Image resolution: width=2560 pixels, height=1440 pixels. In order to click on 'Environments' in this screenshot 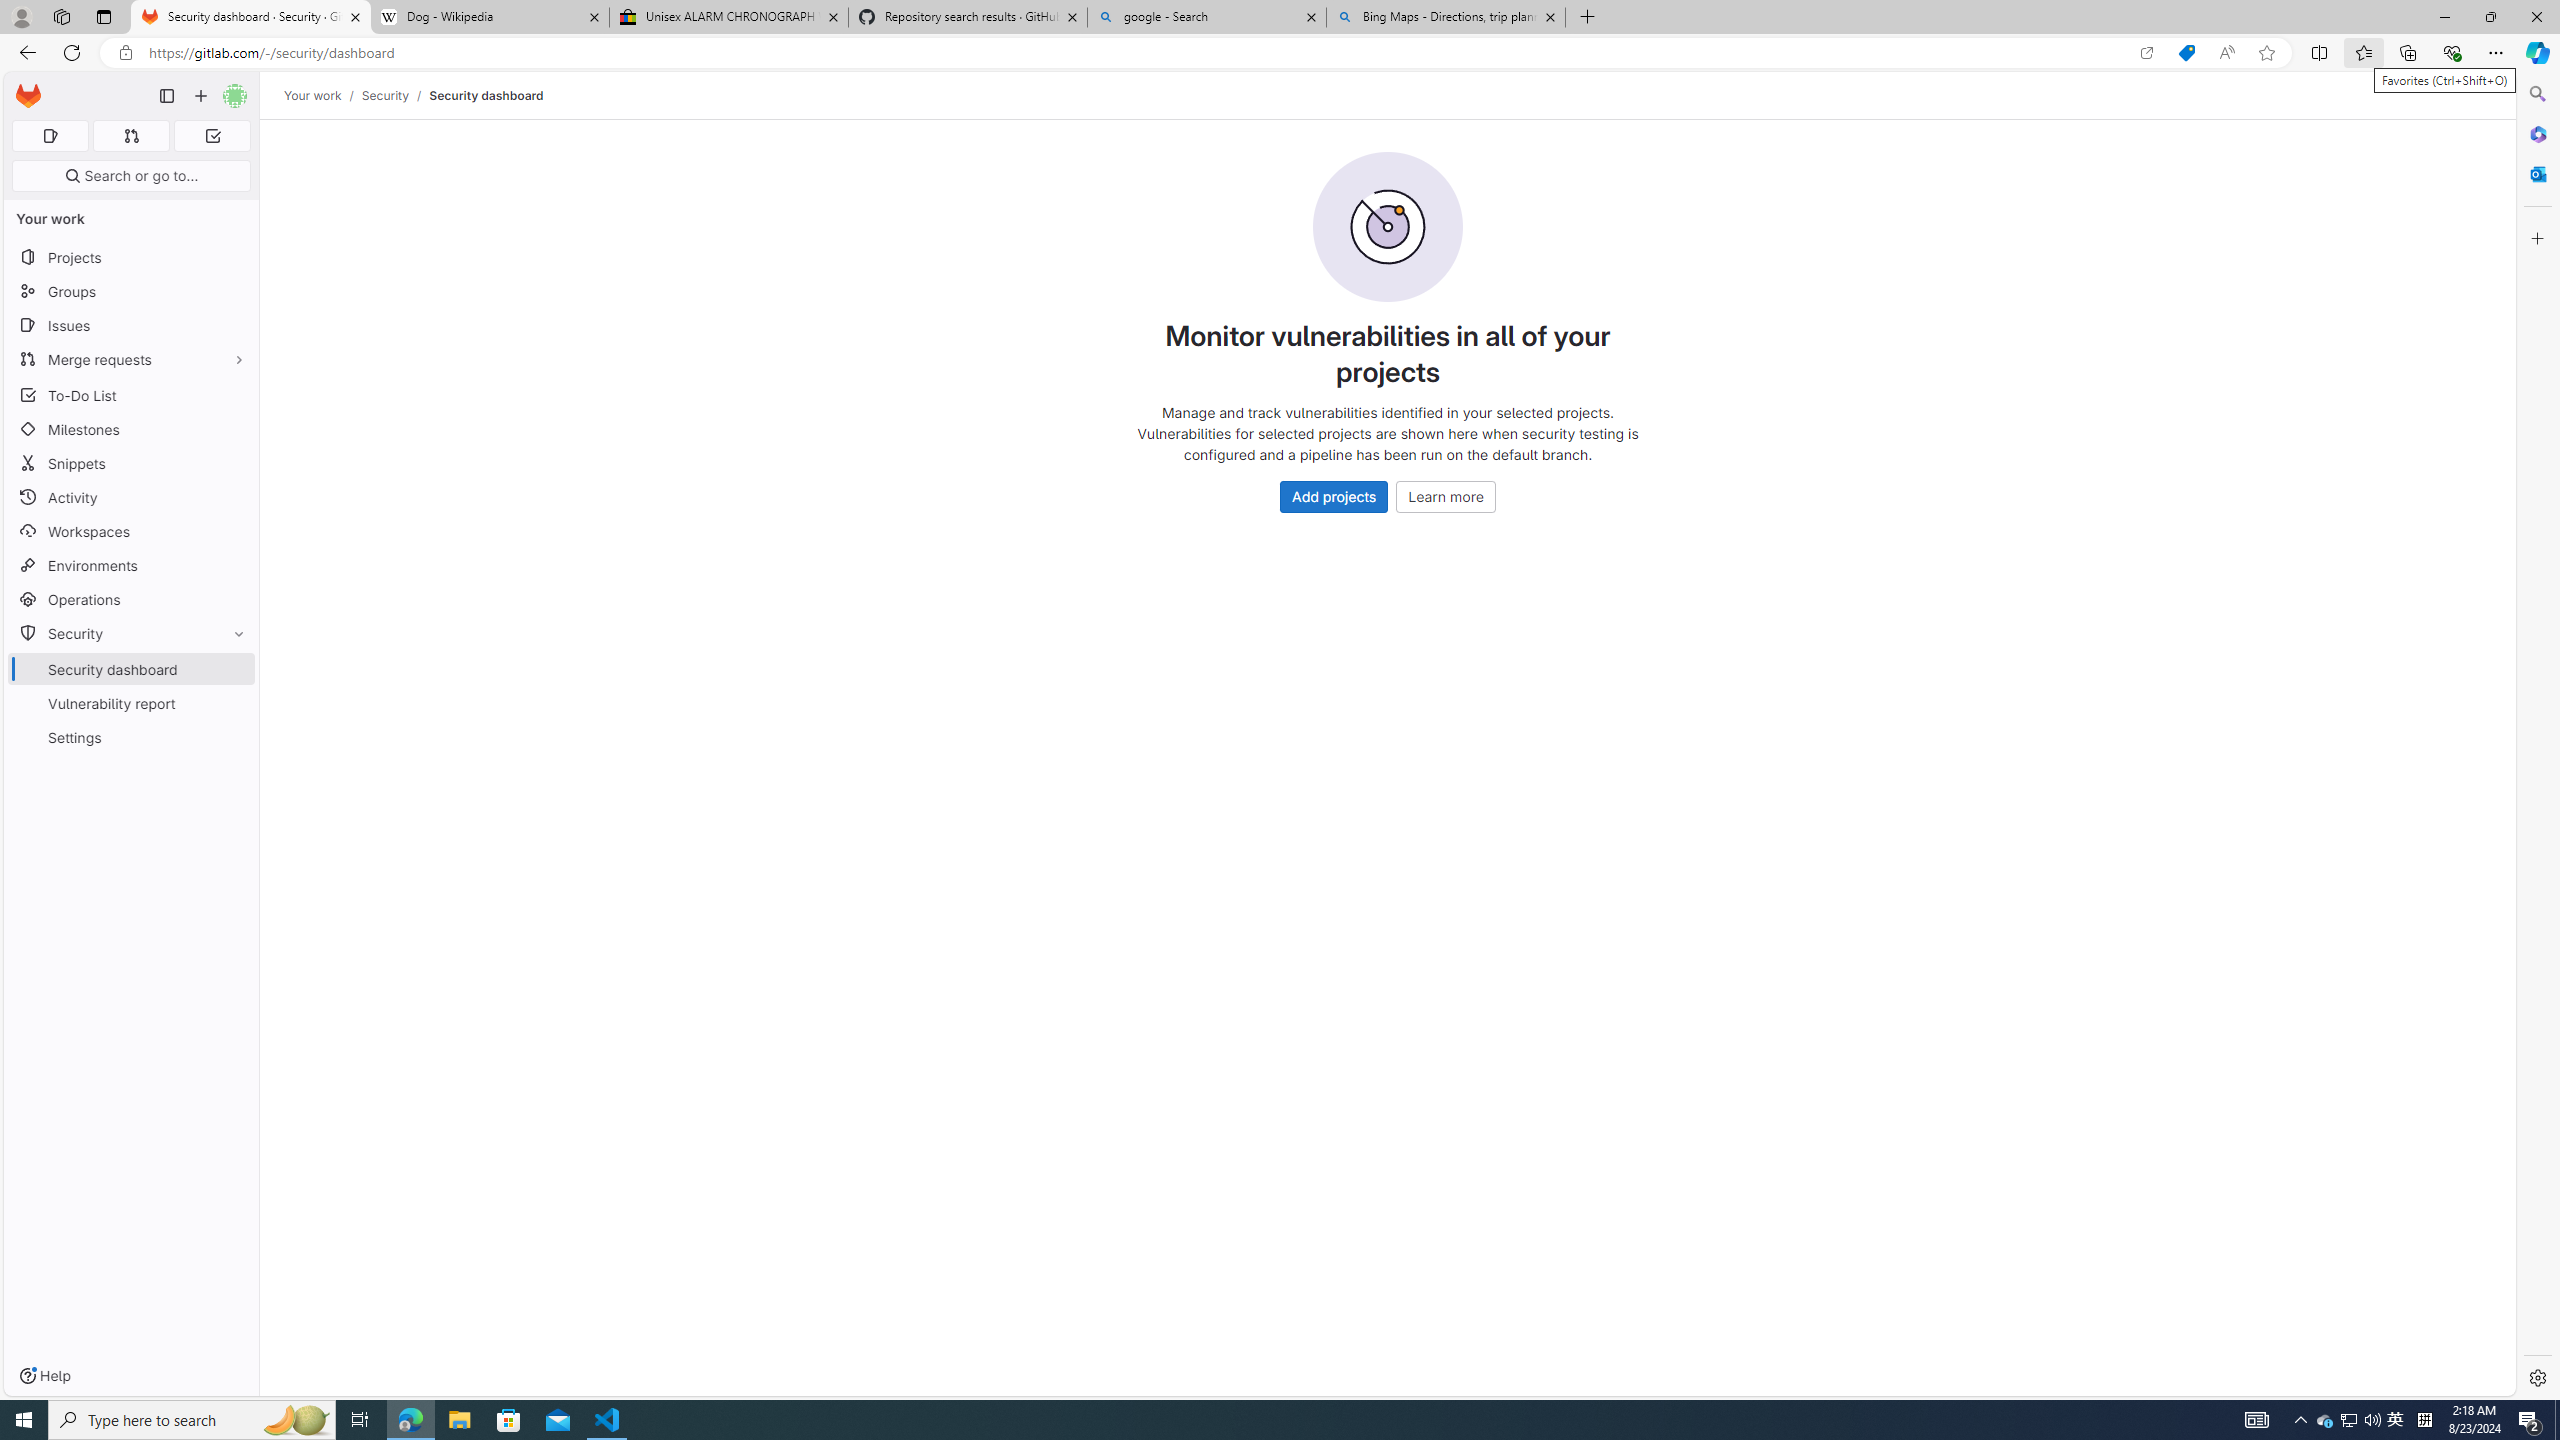, I will do `click(130, 564)`.